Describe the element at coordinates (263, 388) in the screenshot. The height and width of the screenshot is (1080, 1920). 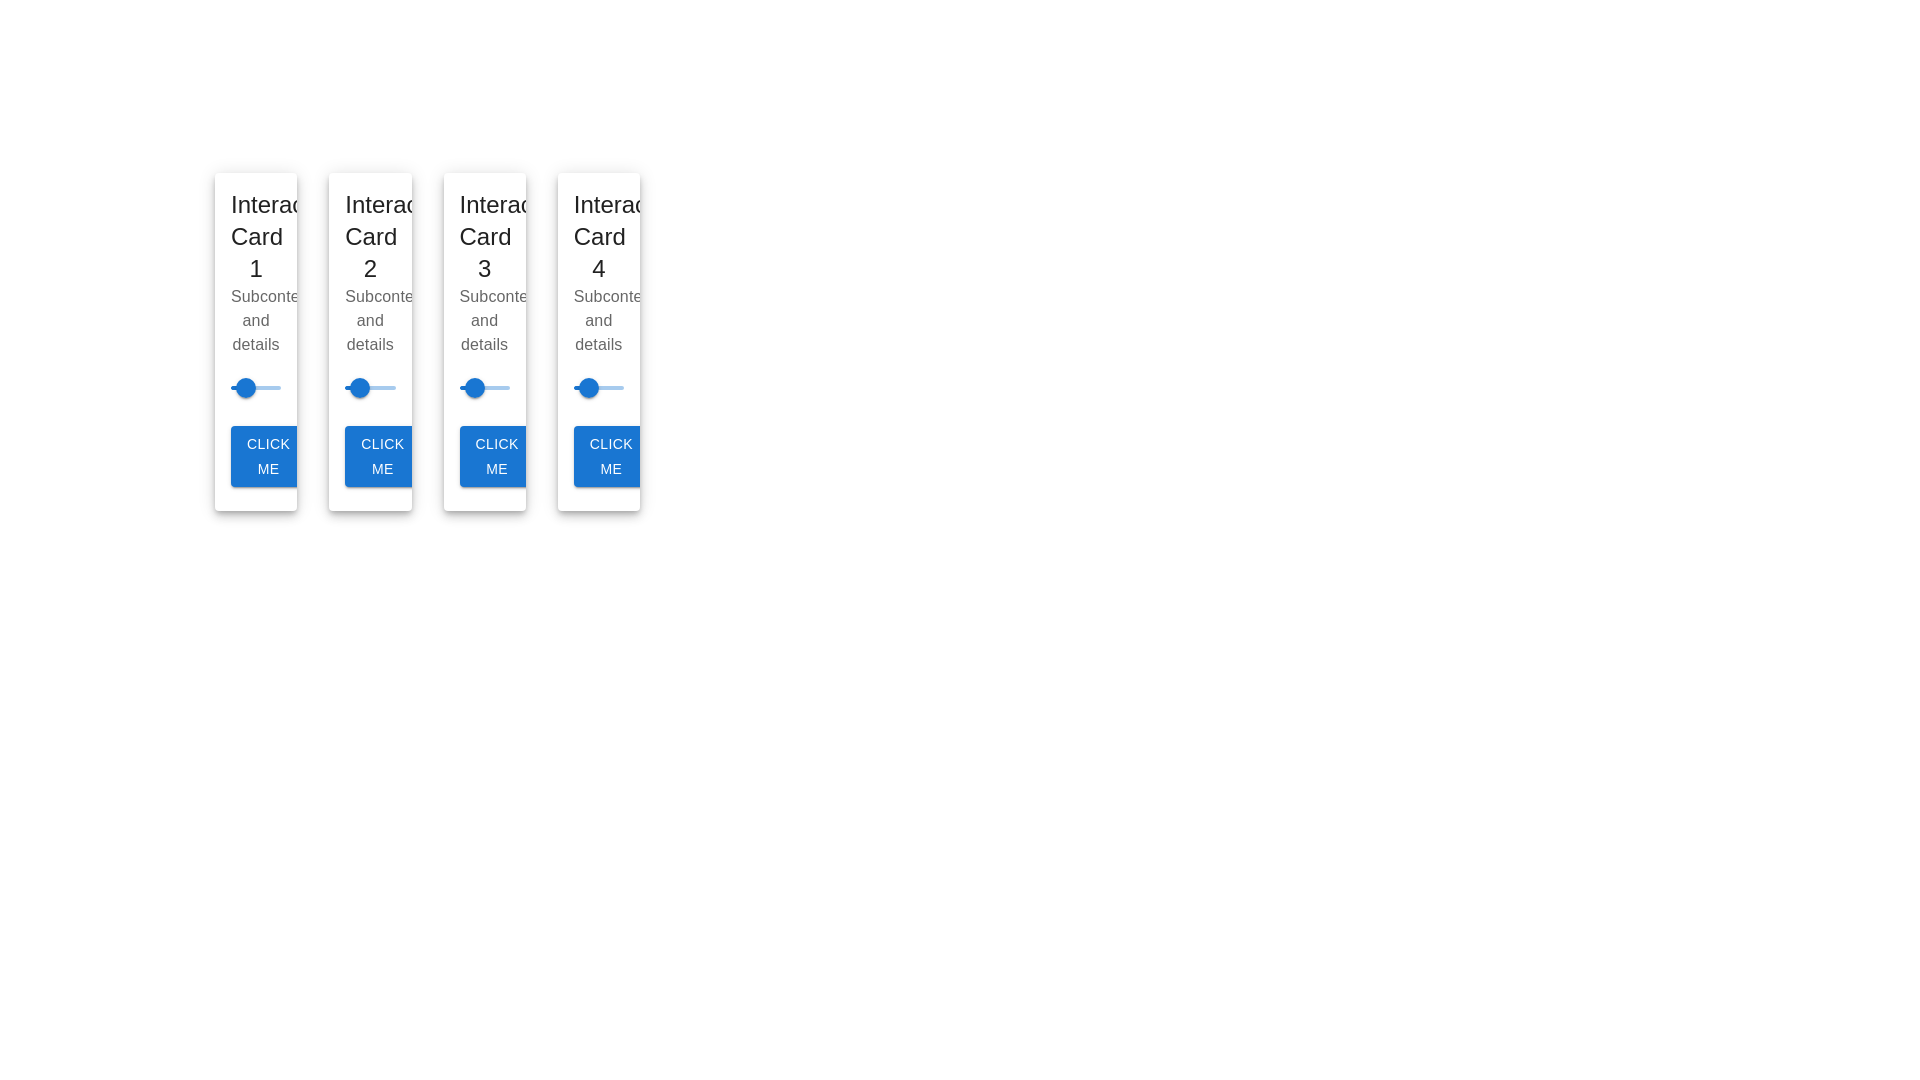
I see `the slider` at that location.